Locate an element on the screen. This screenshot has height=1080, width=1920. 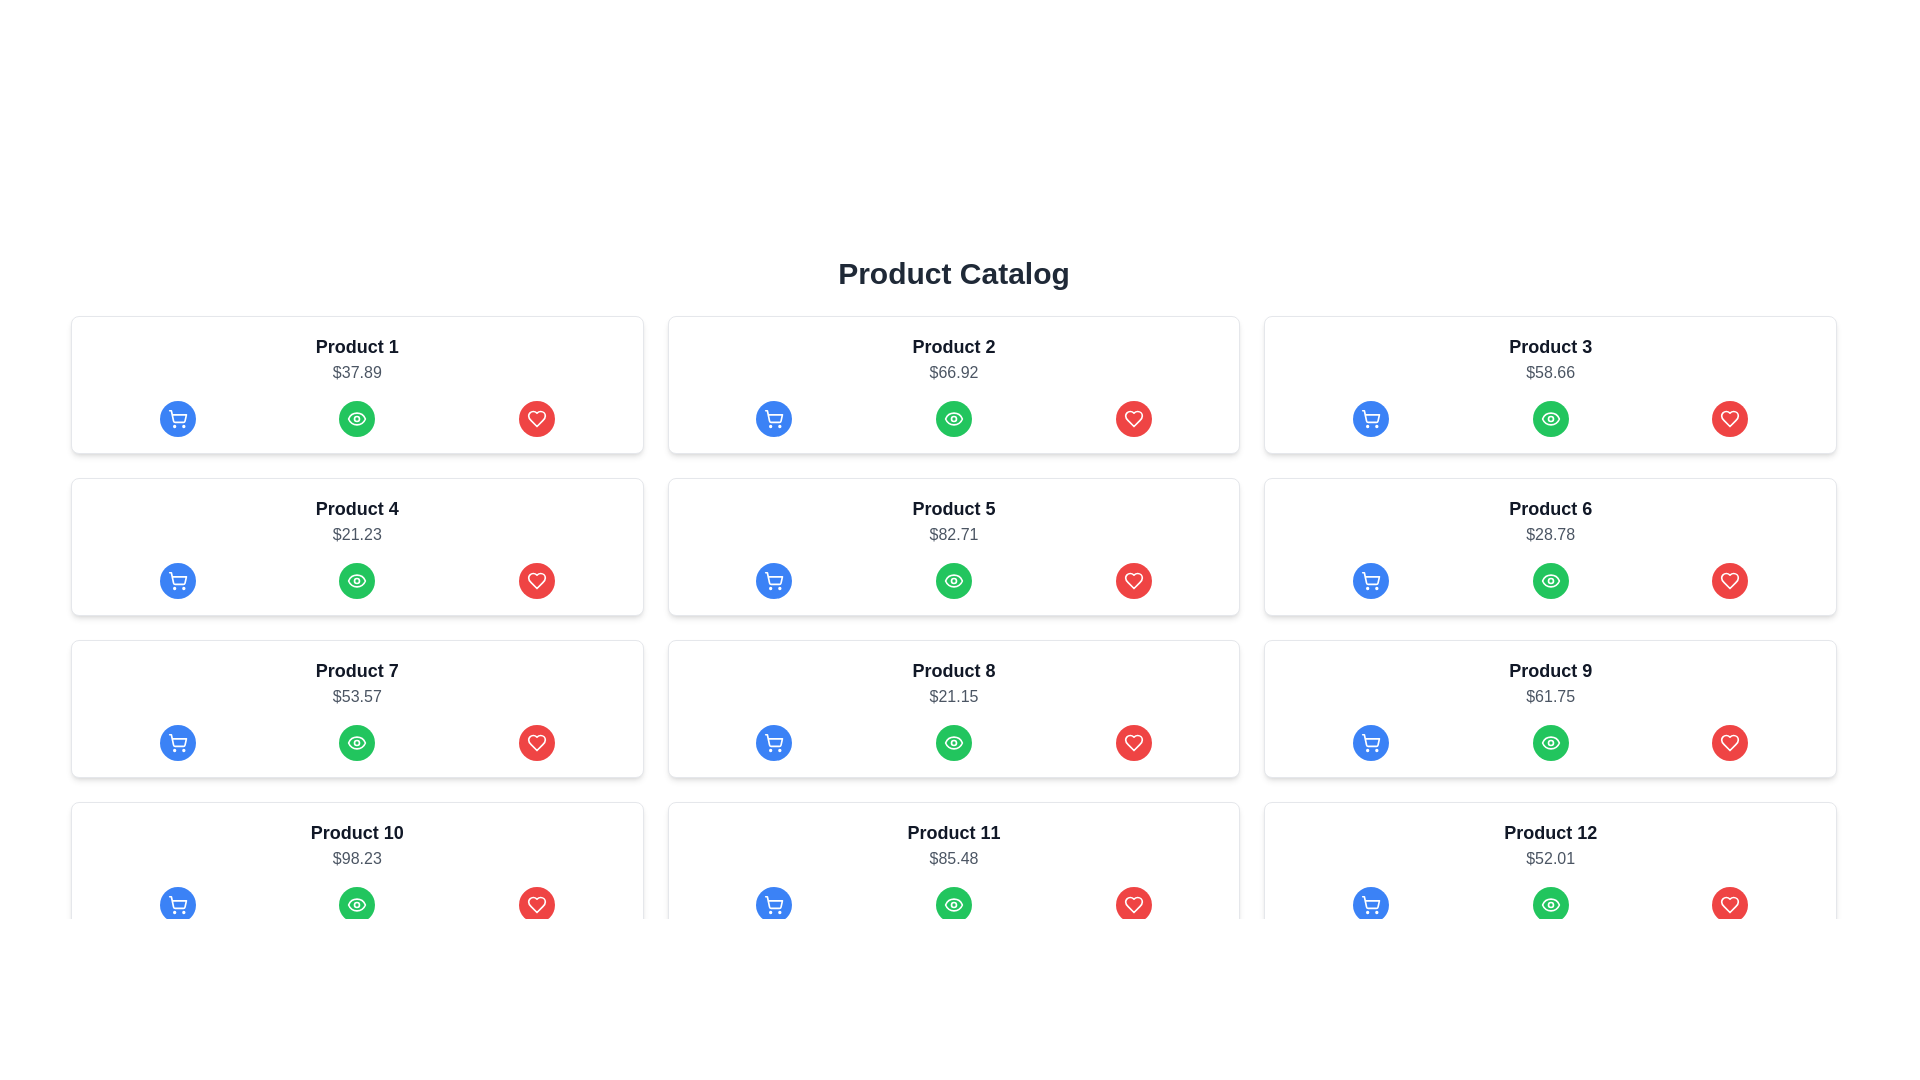
the heart-shaped icon located in the second row and second column of the grid layout, which is positioned to the right of the card titled 'Product 5' is located at coordinates (1133, 581).